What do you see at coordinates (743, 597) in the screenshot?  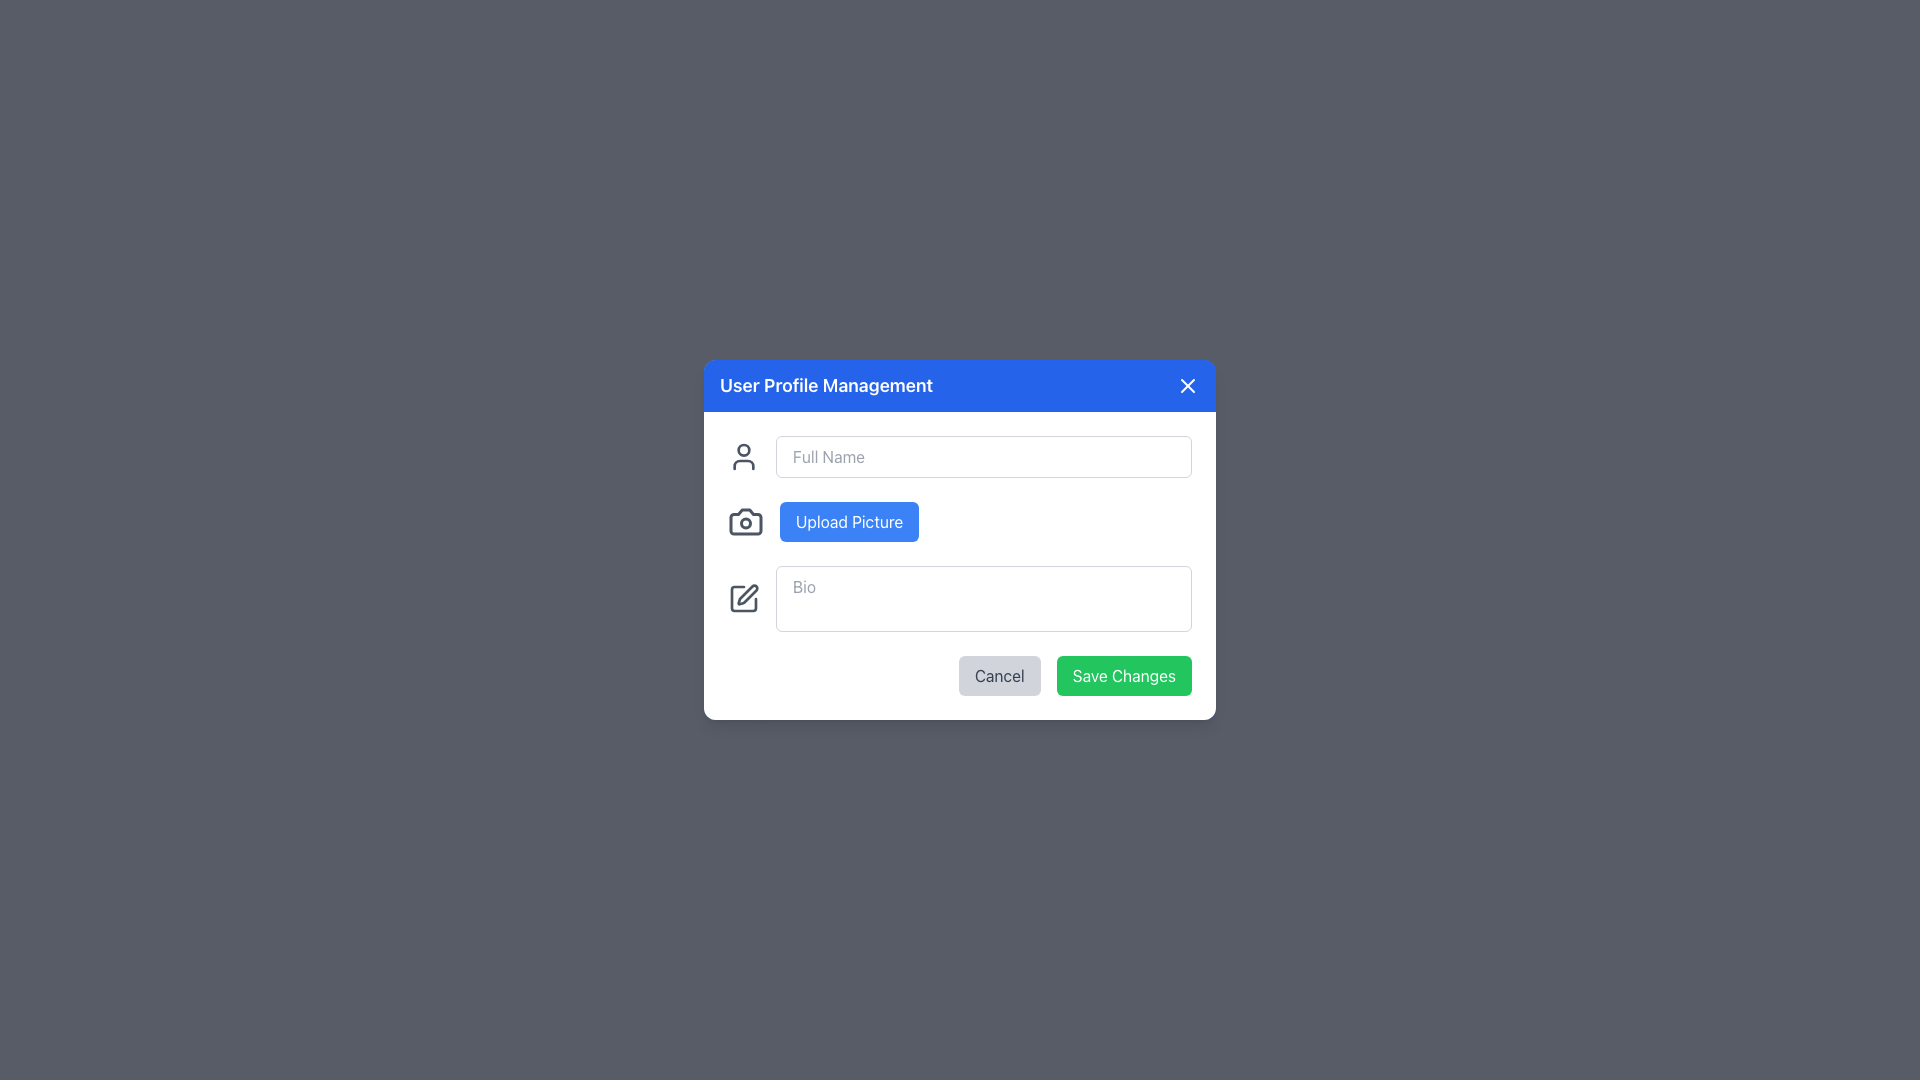 I see `the editing icon located in the modal window below the 'Upload Picture' button, to the left of the biography text area` at bounding box center [743, 597].